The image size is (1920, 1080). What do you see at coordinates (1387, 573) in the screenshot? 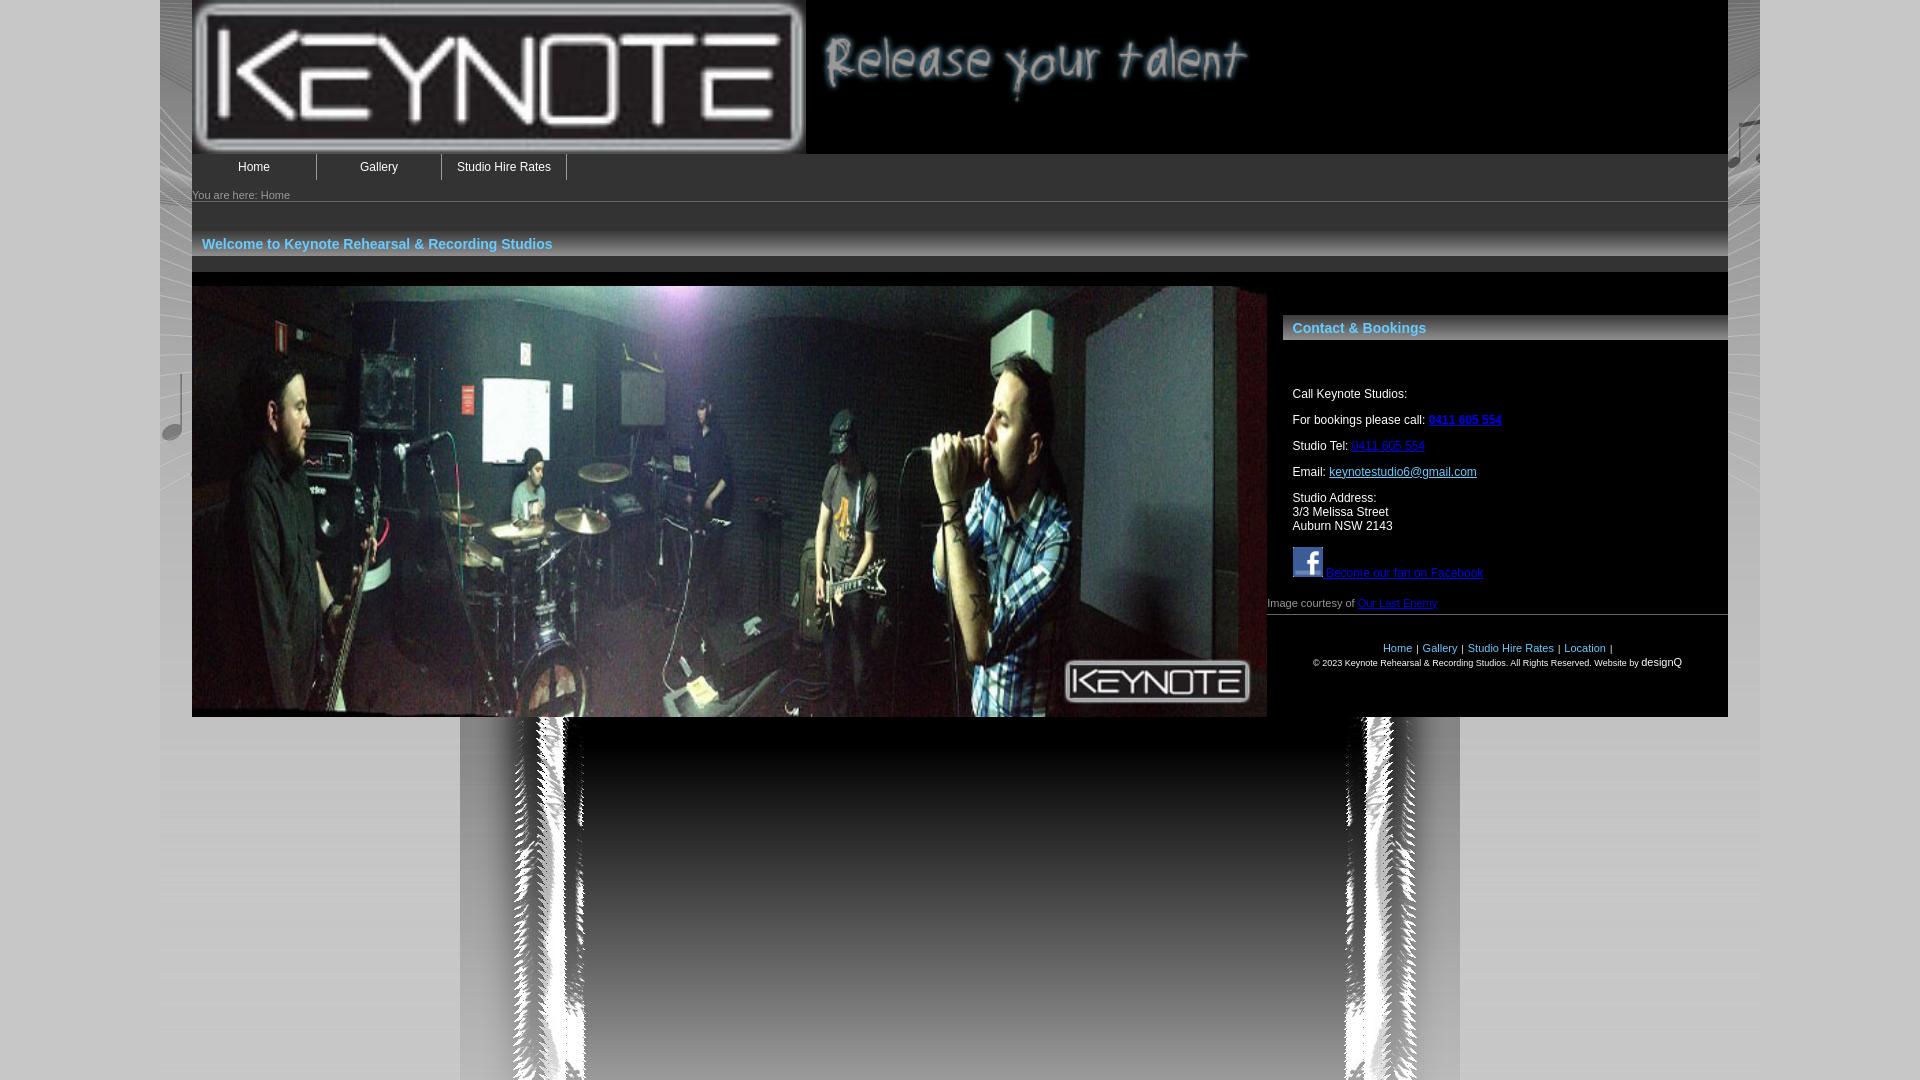
I see `'Become our fan on Facebook'` at bounding box center [1387, 573].